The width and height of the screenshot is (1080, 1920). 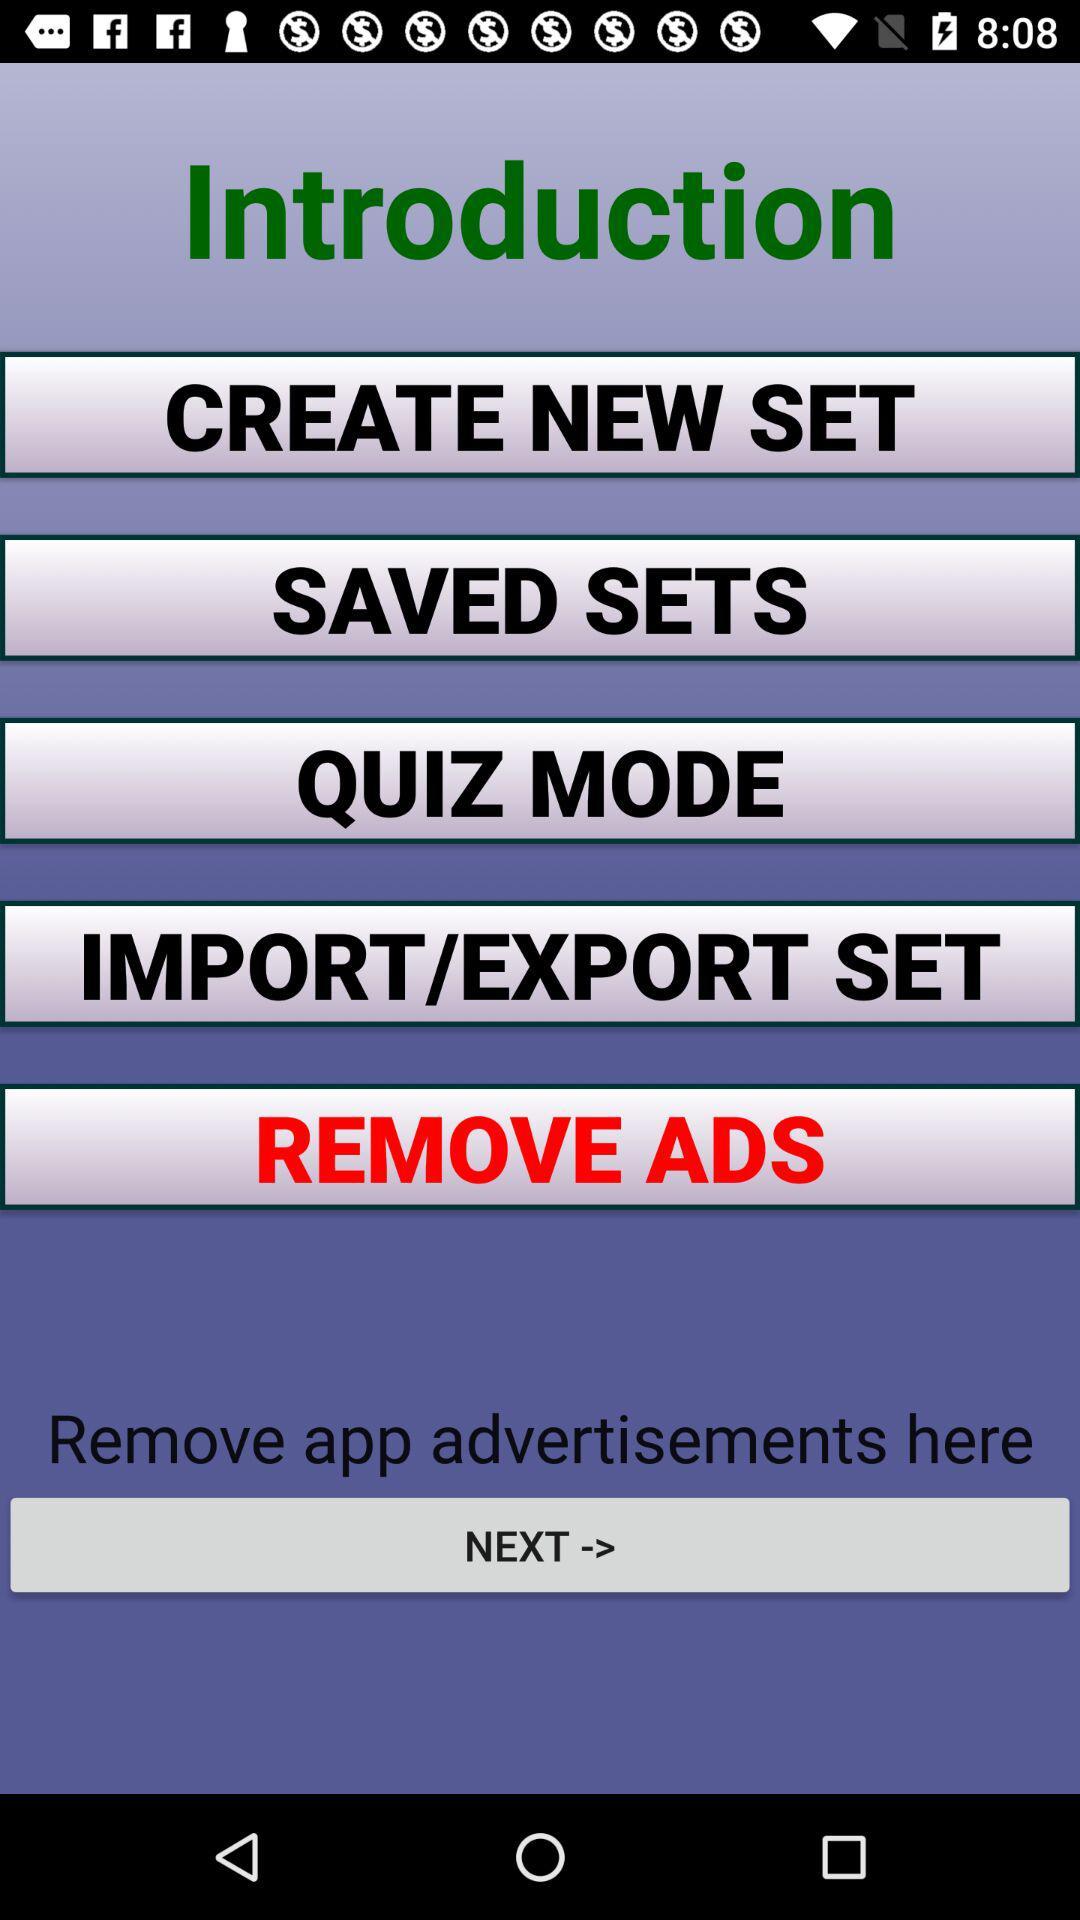 What do you see at coordinates (540, 1146) in the screenshot?
I see `remove ads icon` at bounding box center [540, 1146].